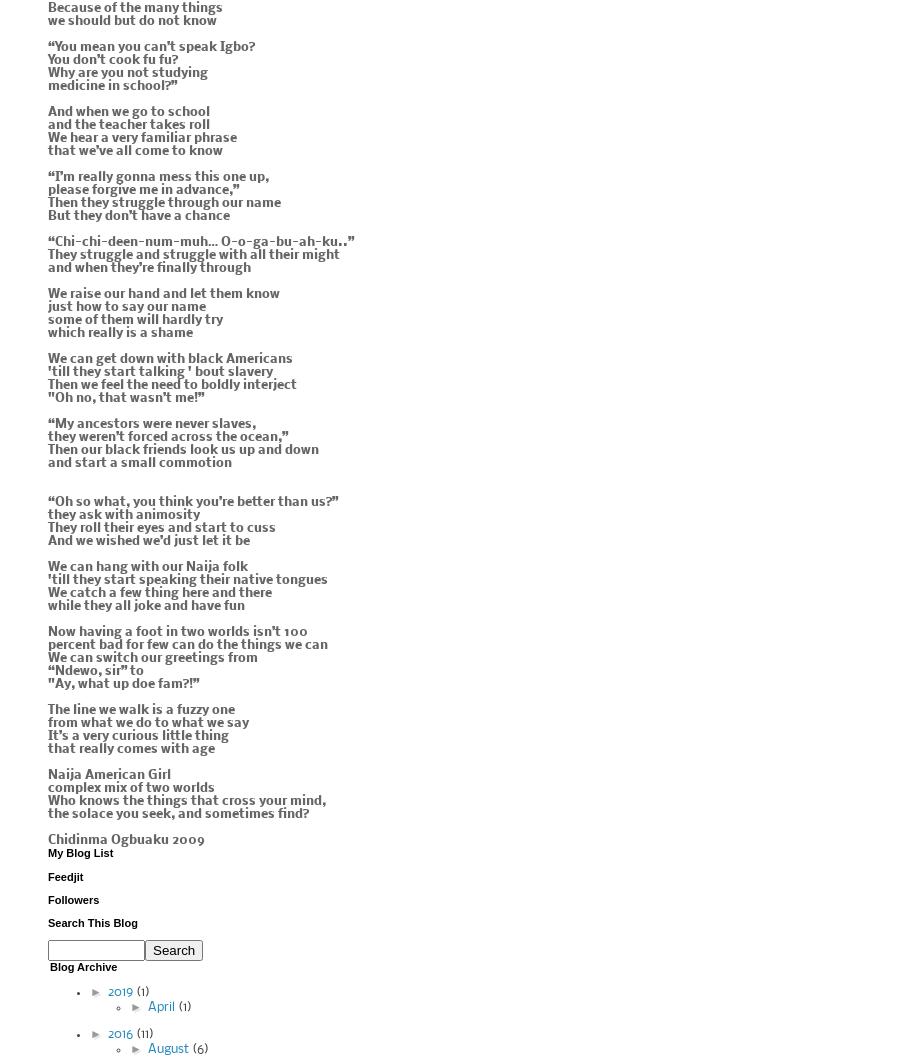  What do you see at coordinates (121, 1033) in the screenshot?
I see `'2016'` at bounding box center [121, 1033].